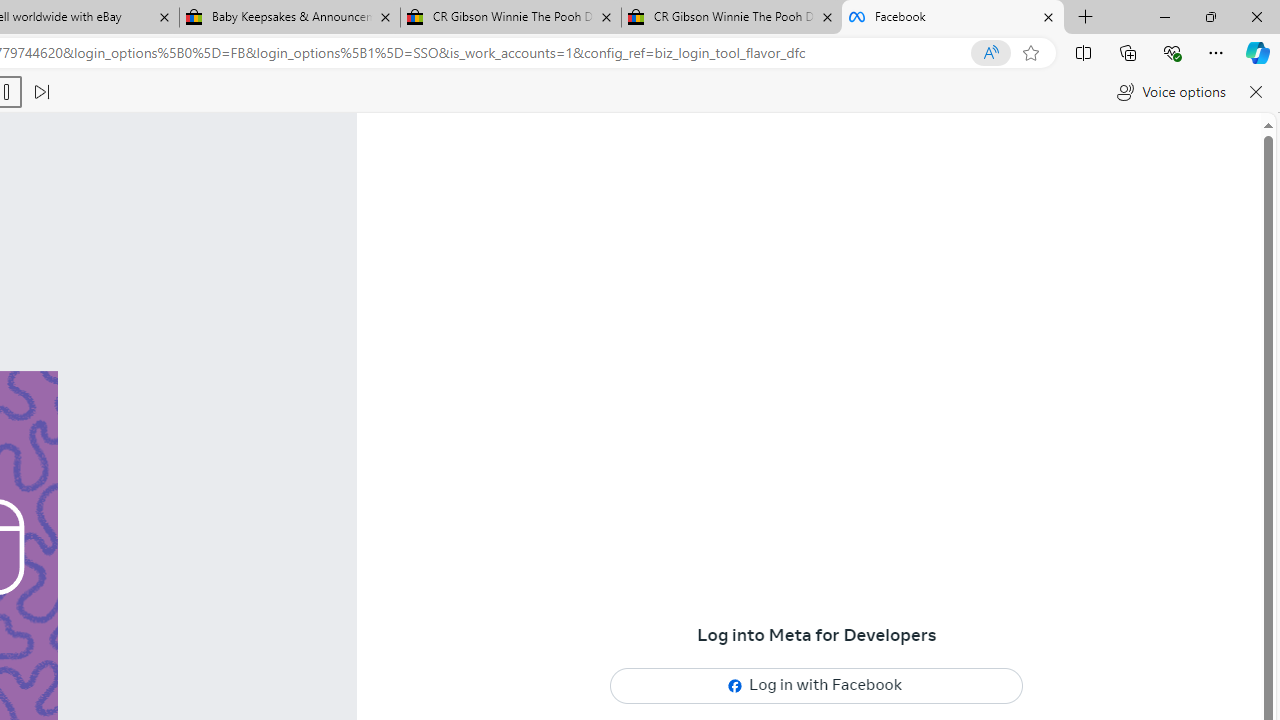 This screenshot has height=720, width=1280. Describe the element at coordinates (40, 92) in the screenshot. I see `'Read next paragraph'` at that location.